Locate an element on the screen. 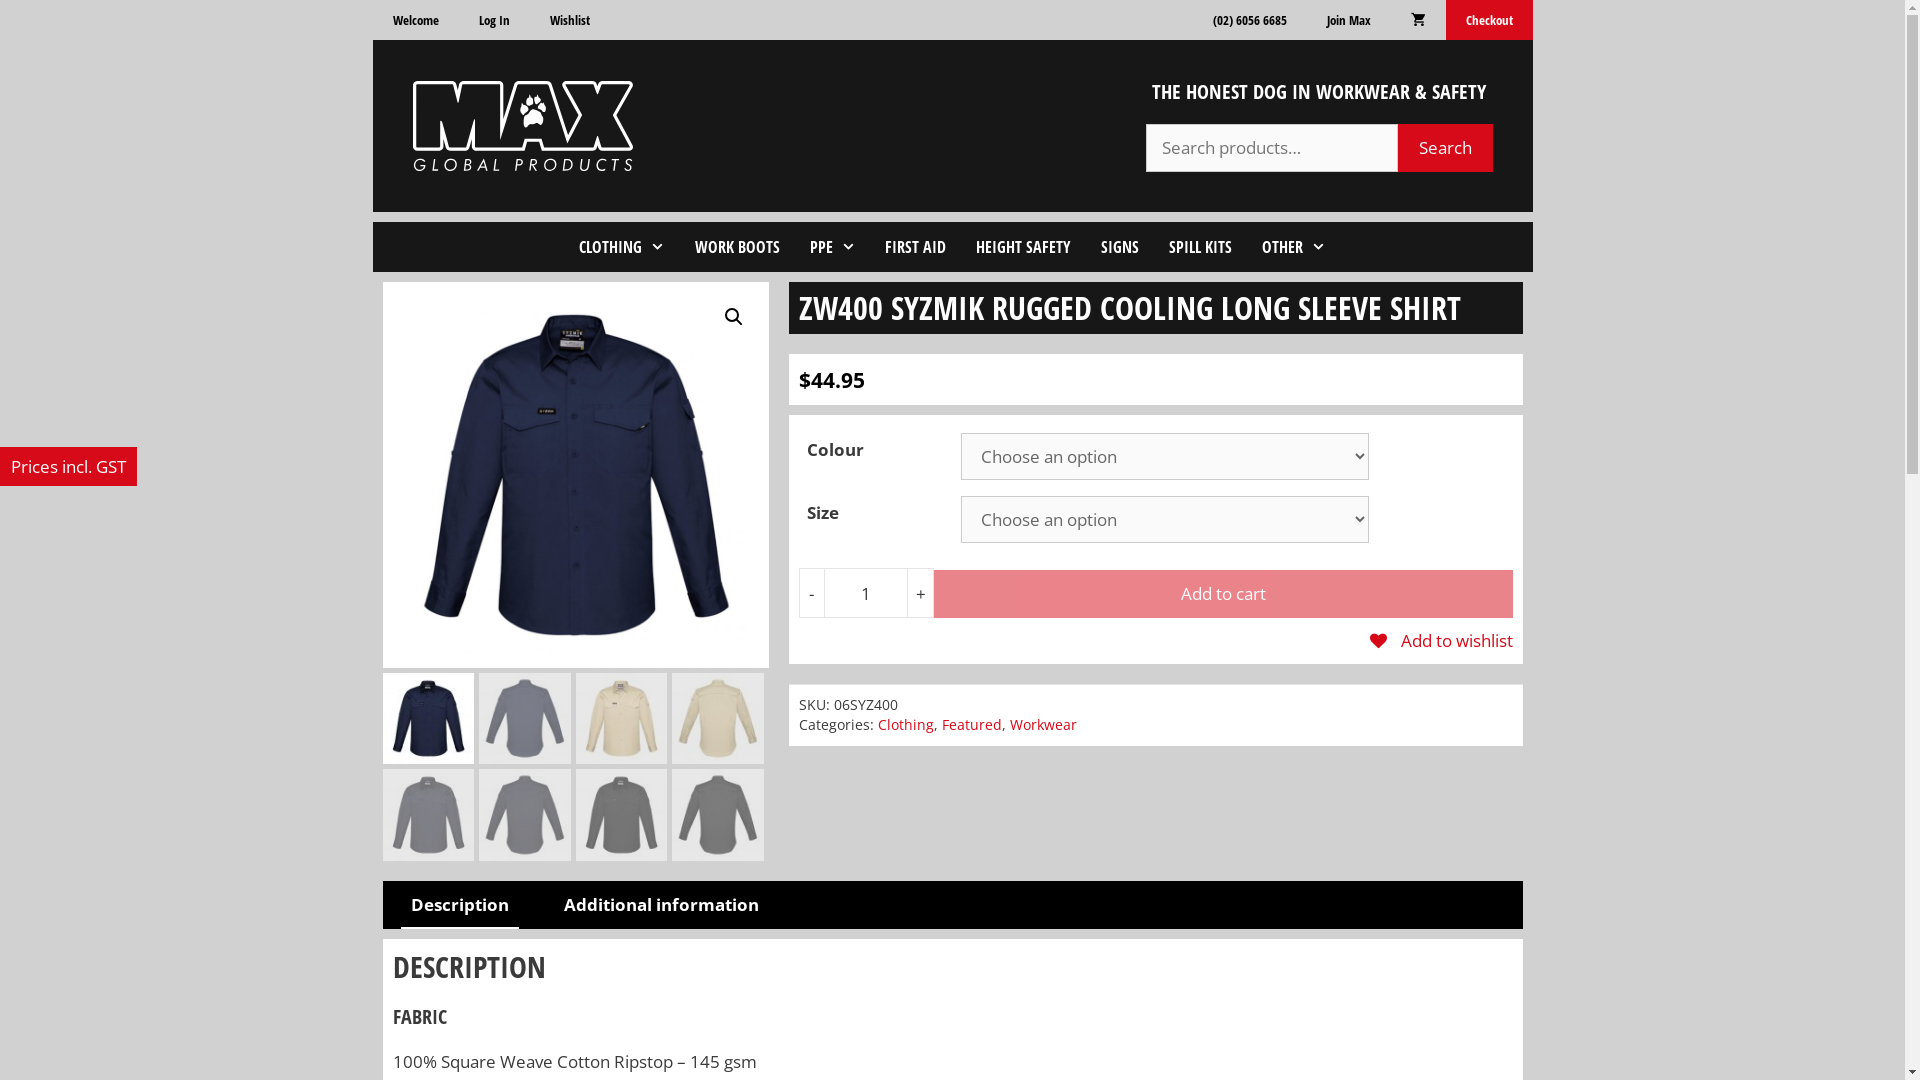  'CLOTHING' is located at coordinates (621, 245).